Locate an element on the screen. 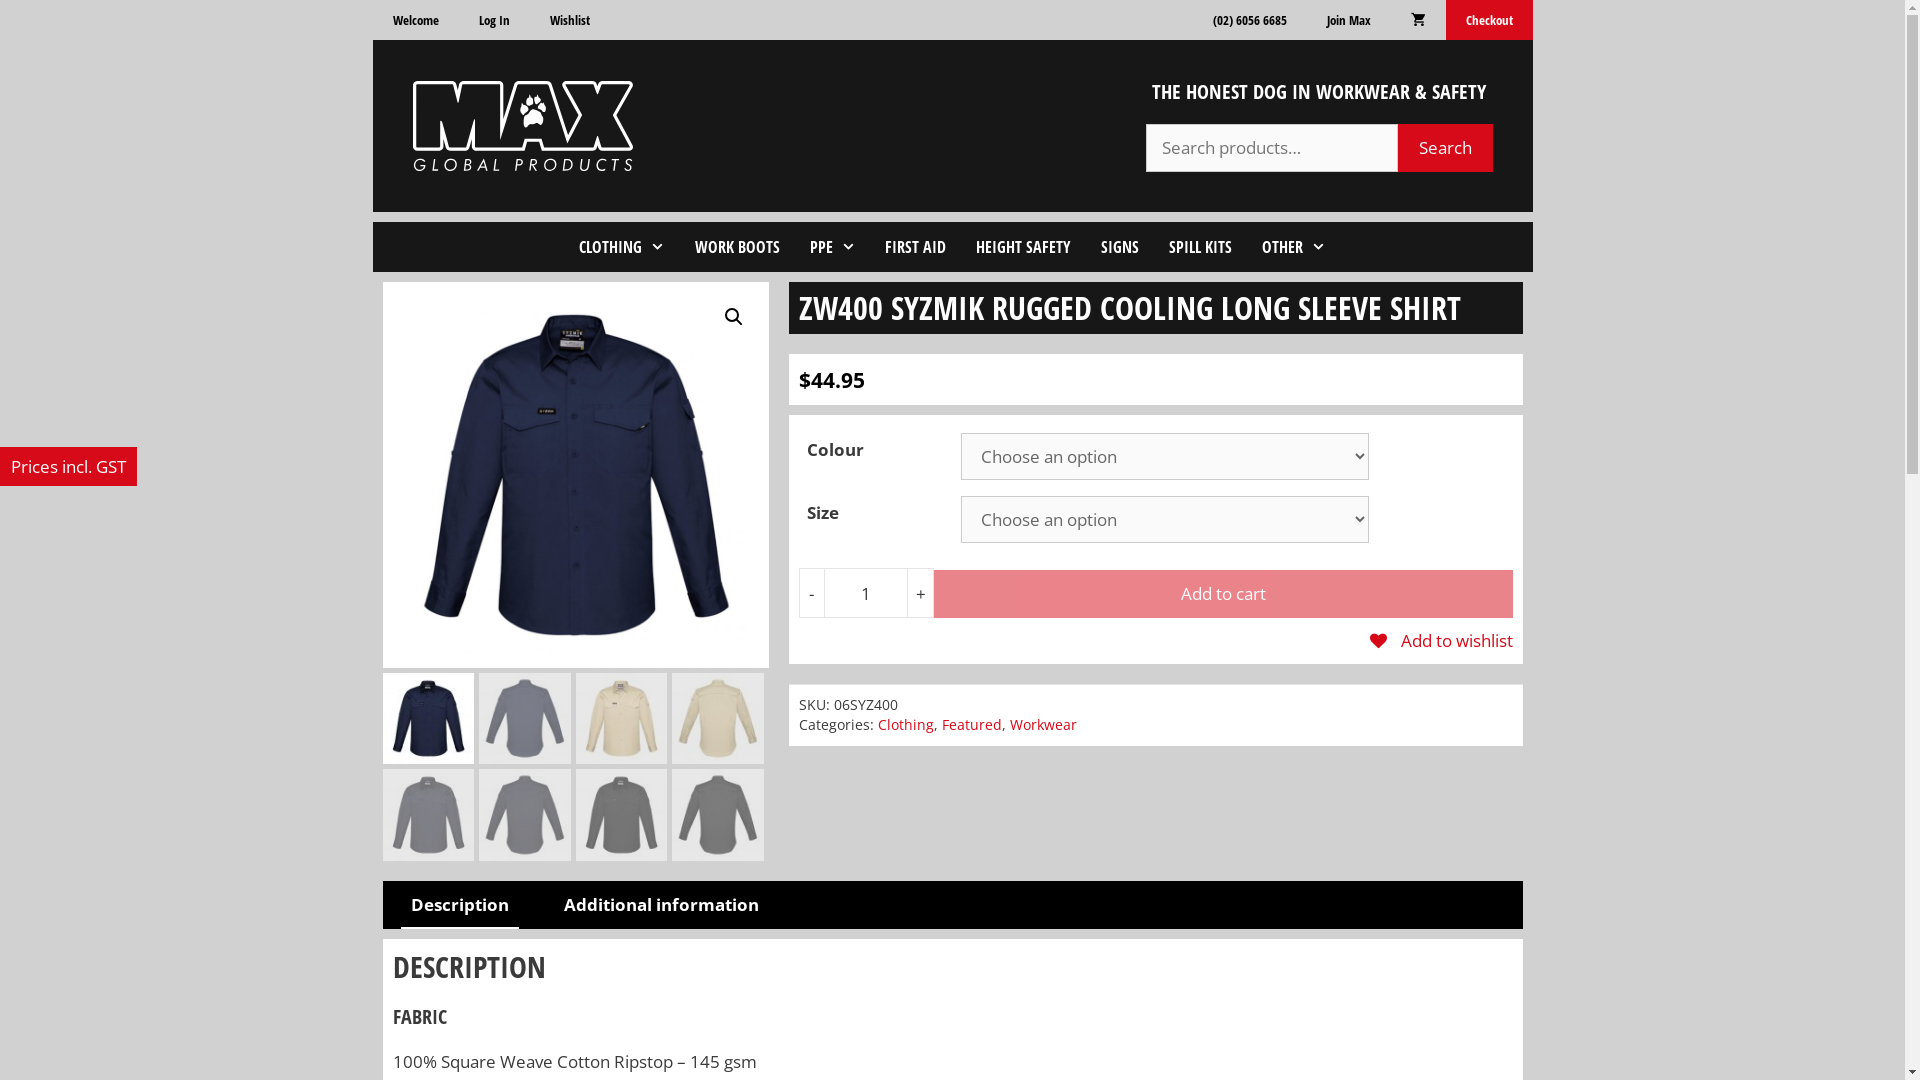  'CLOTHING' is located at coordinates (621, 245).